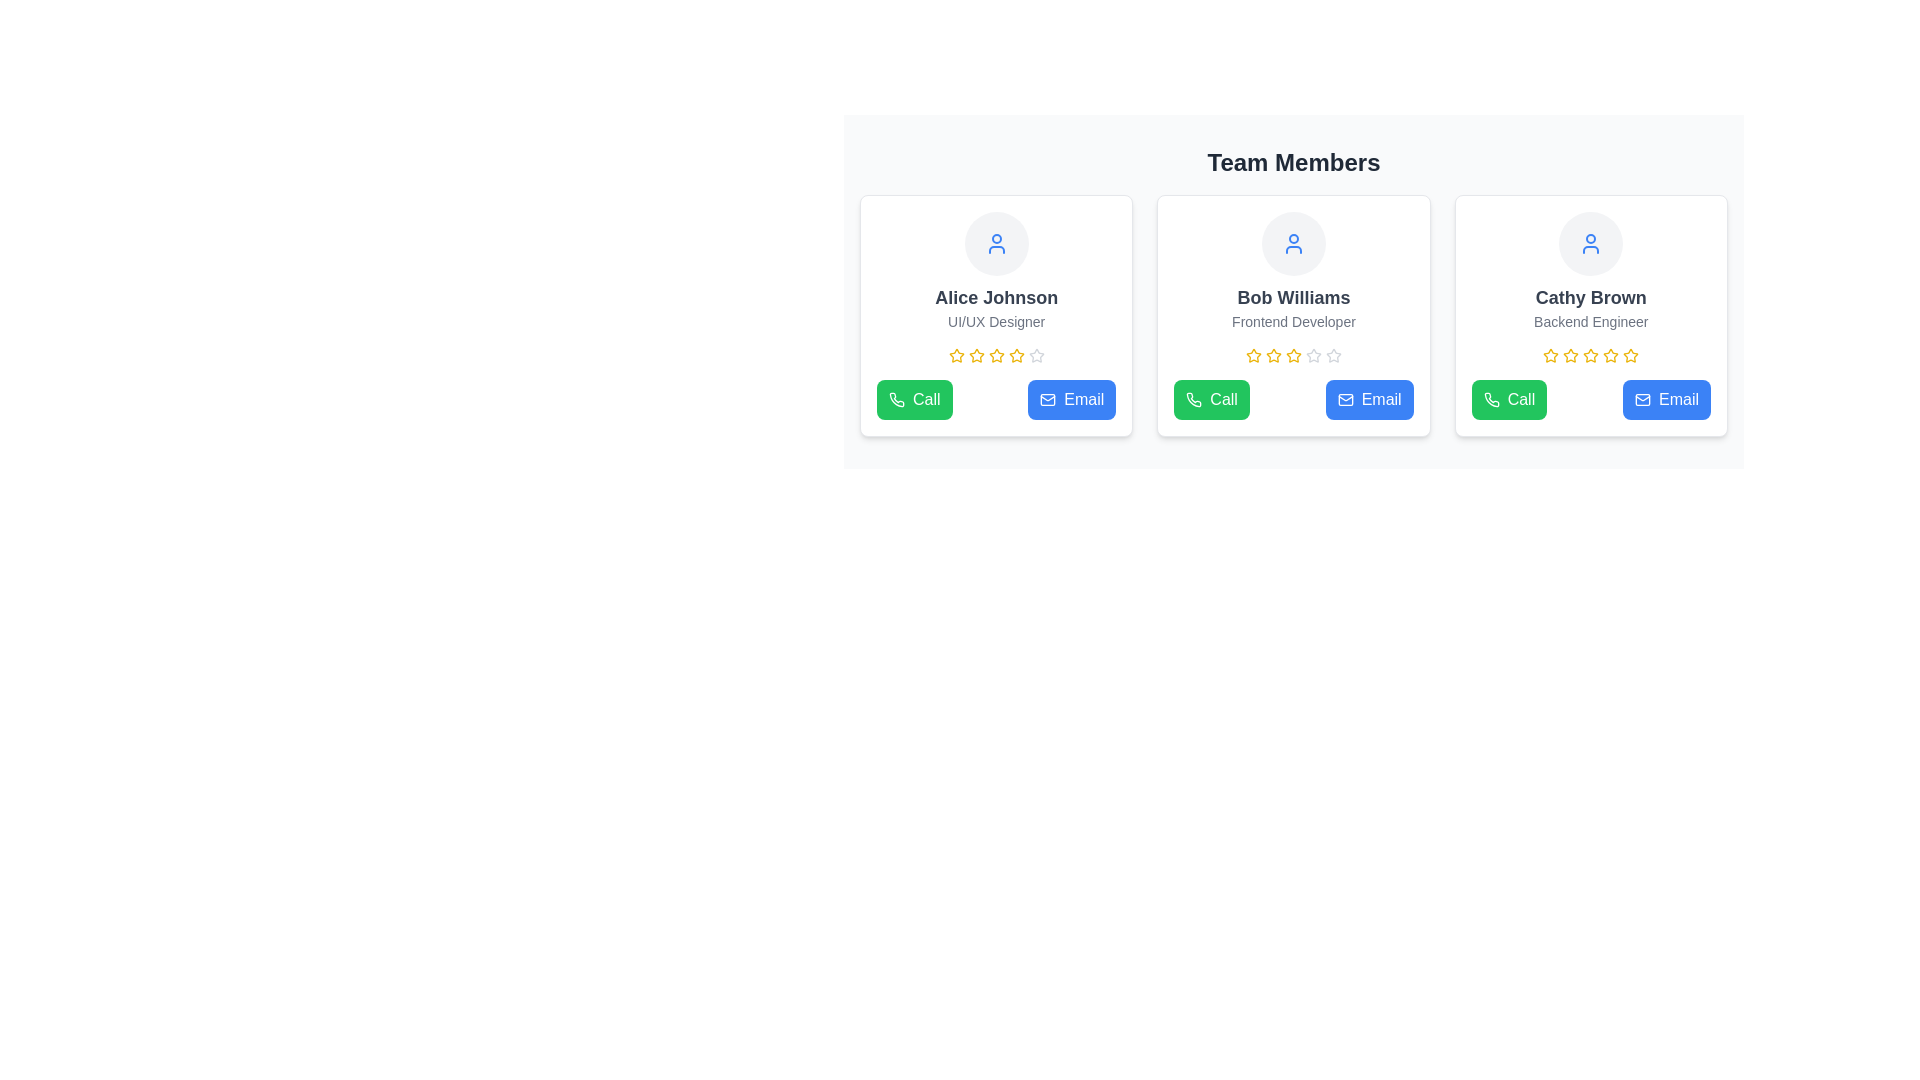  I want to click on the text label displaying 'Cathy Brown', which is styled in bold, dark gray, and is center-aligned below the circular avatar in the team members section, so click(1590, 297).